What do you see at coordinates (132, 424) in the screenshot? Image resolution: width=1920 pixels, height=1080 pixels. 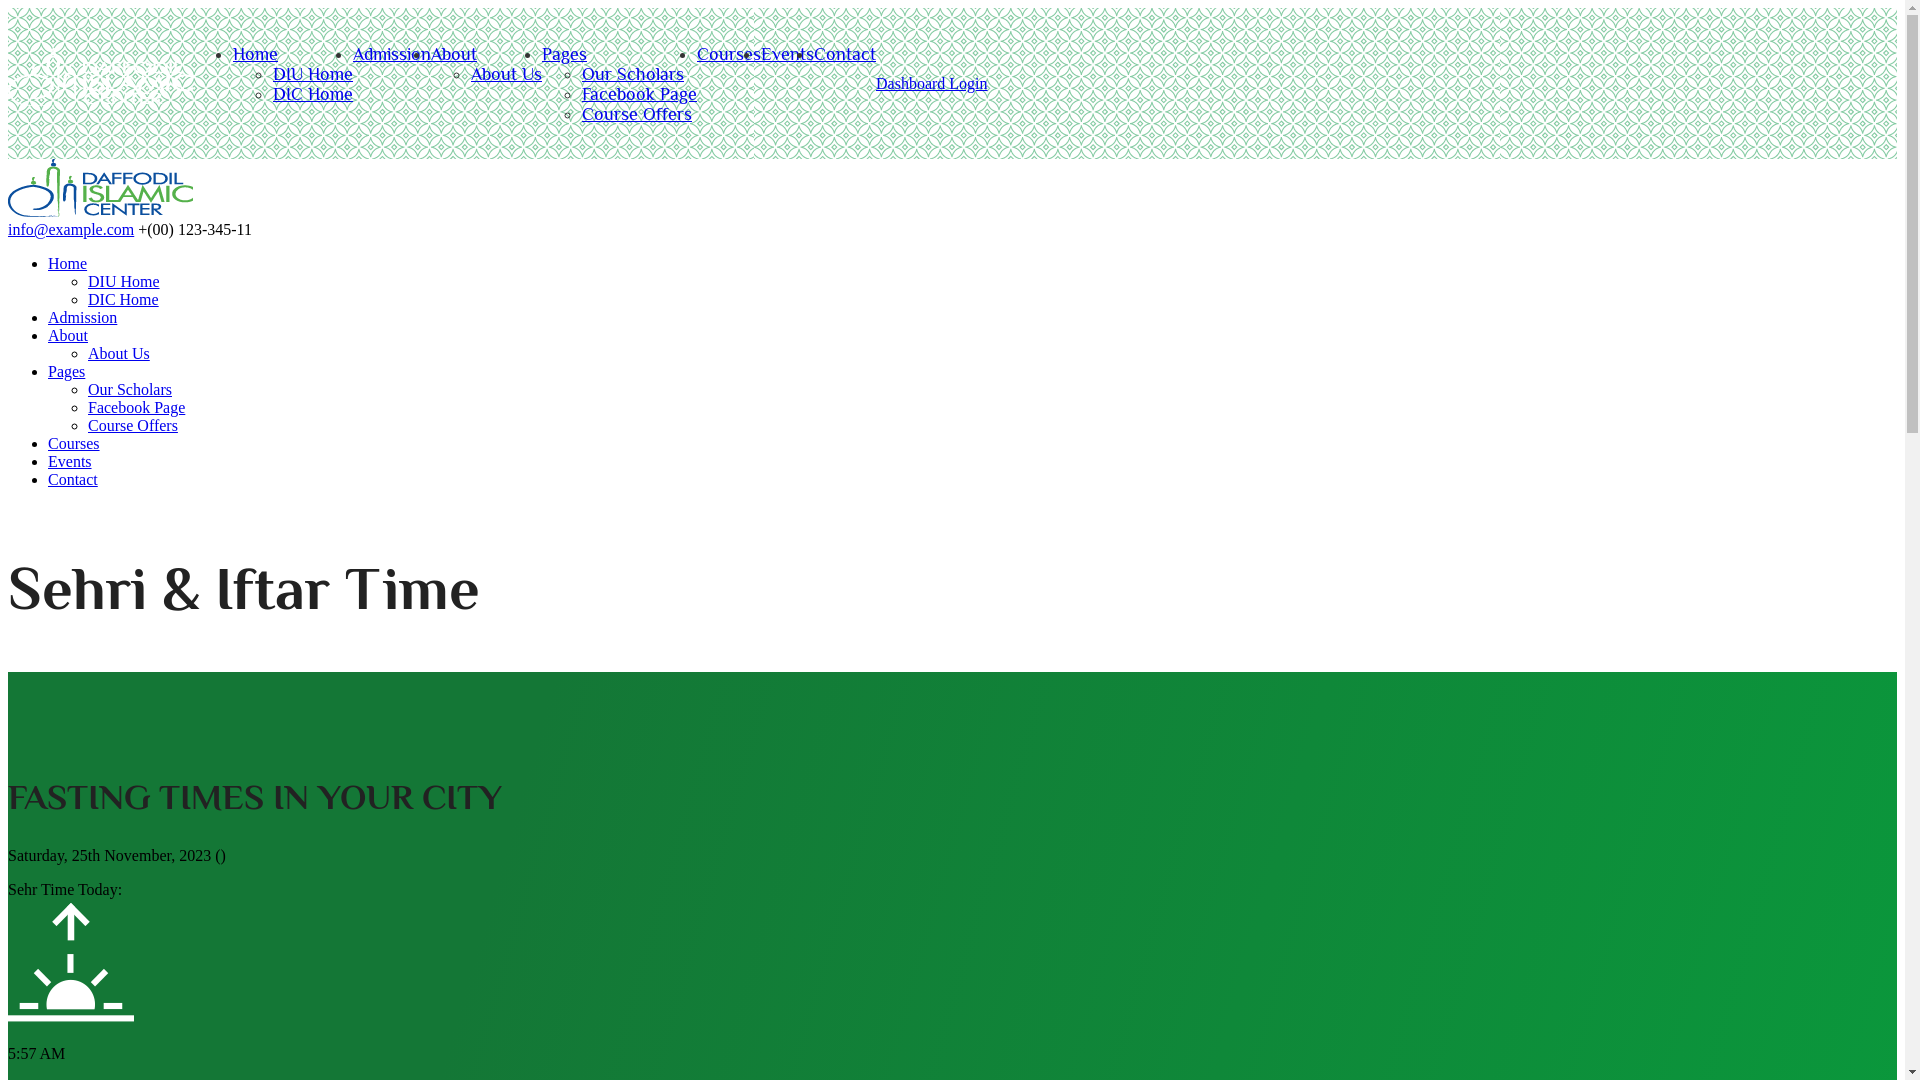 I see `'Course Offers'` at bounding box center [132, 424].